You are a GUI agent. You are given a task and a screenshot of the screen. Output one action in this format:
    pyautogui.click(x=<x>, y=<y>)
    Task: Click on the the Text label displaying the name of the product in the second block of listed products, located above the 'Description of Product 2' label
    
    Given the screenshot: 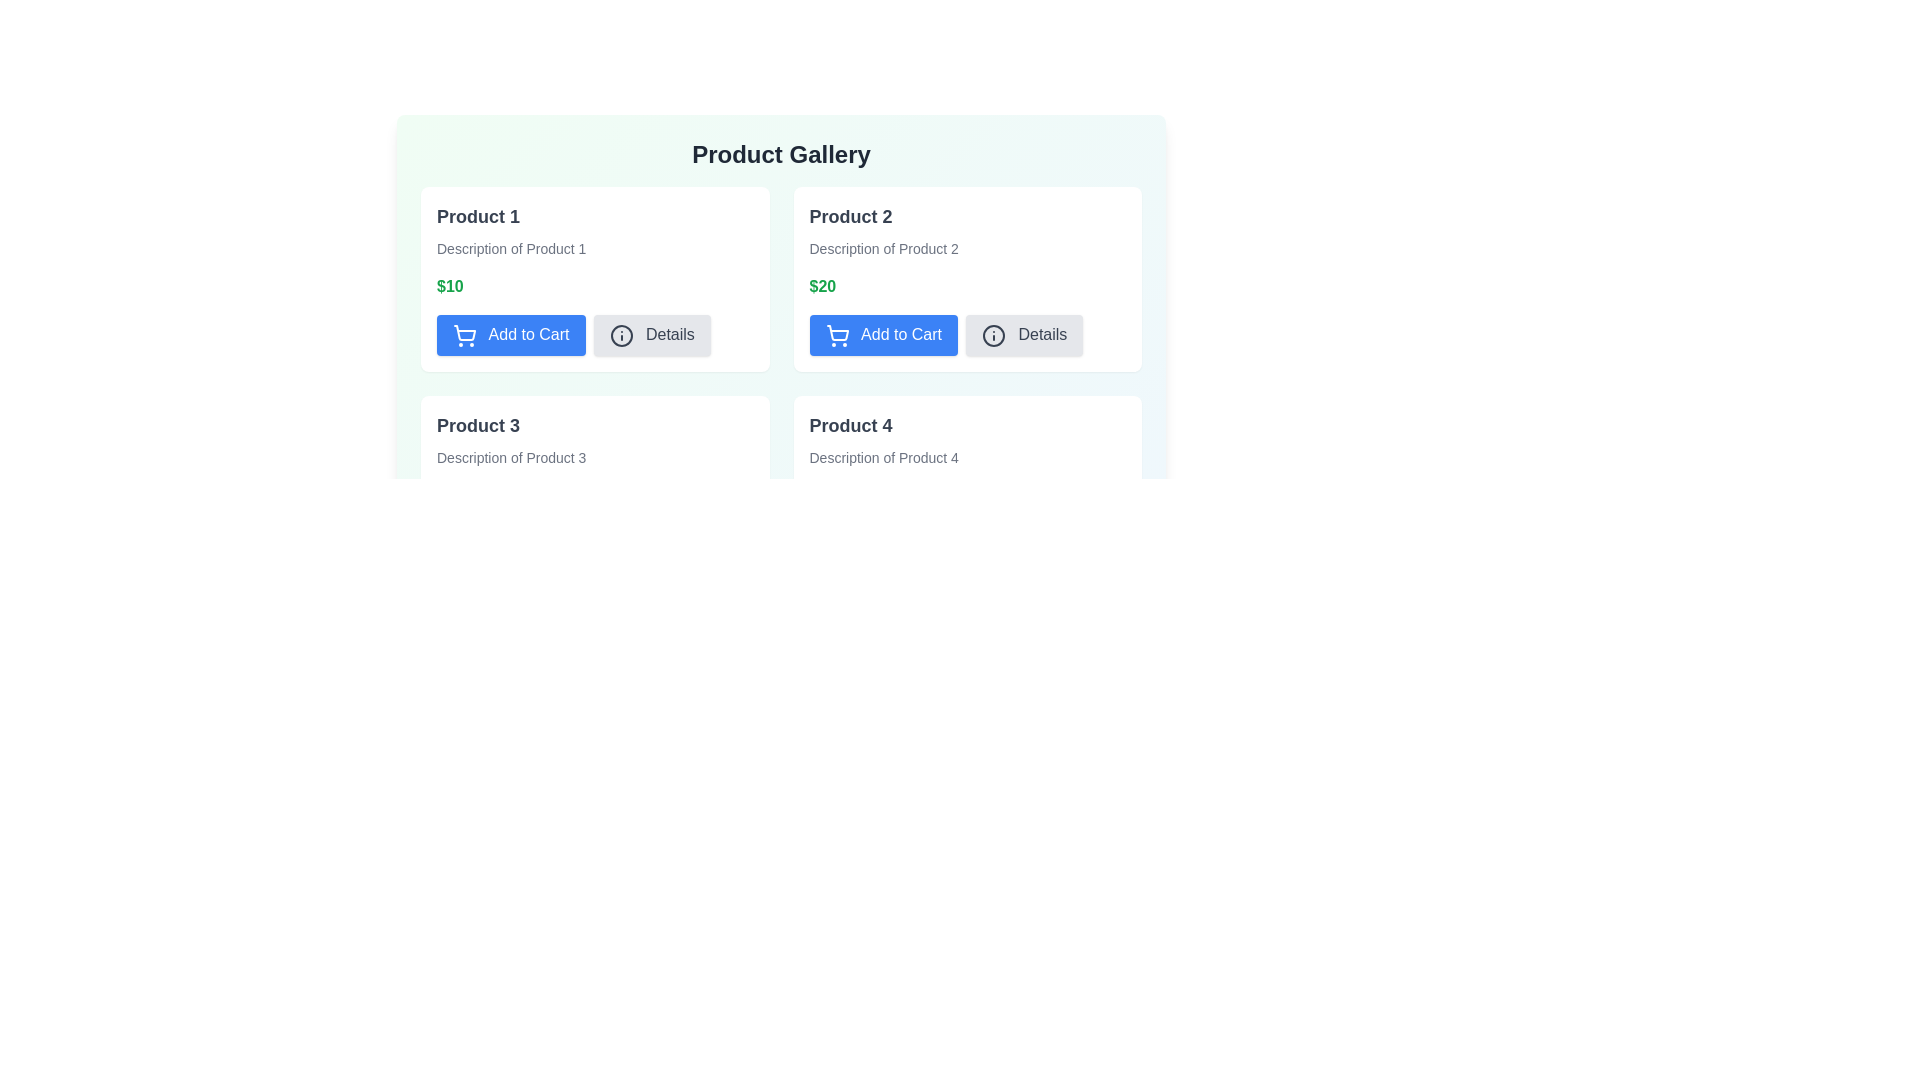 What is the action you would take?
    pyautogui.click(x=850, y=216)
    